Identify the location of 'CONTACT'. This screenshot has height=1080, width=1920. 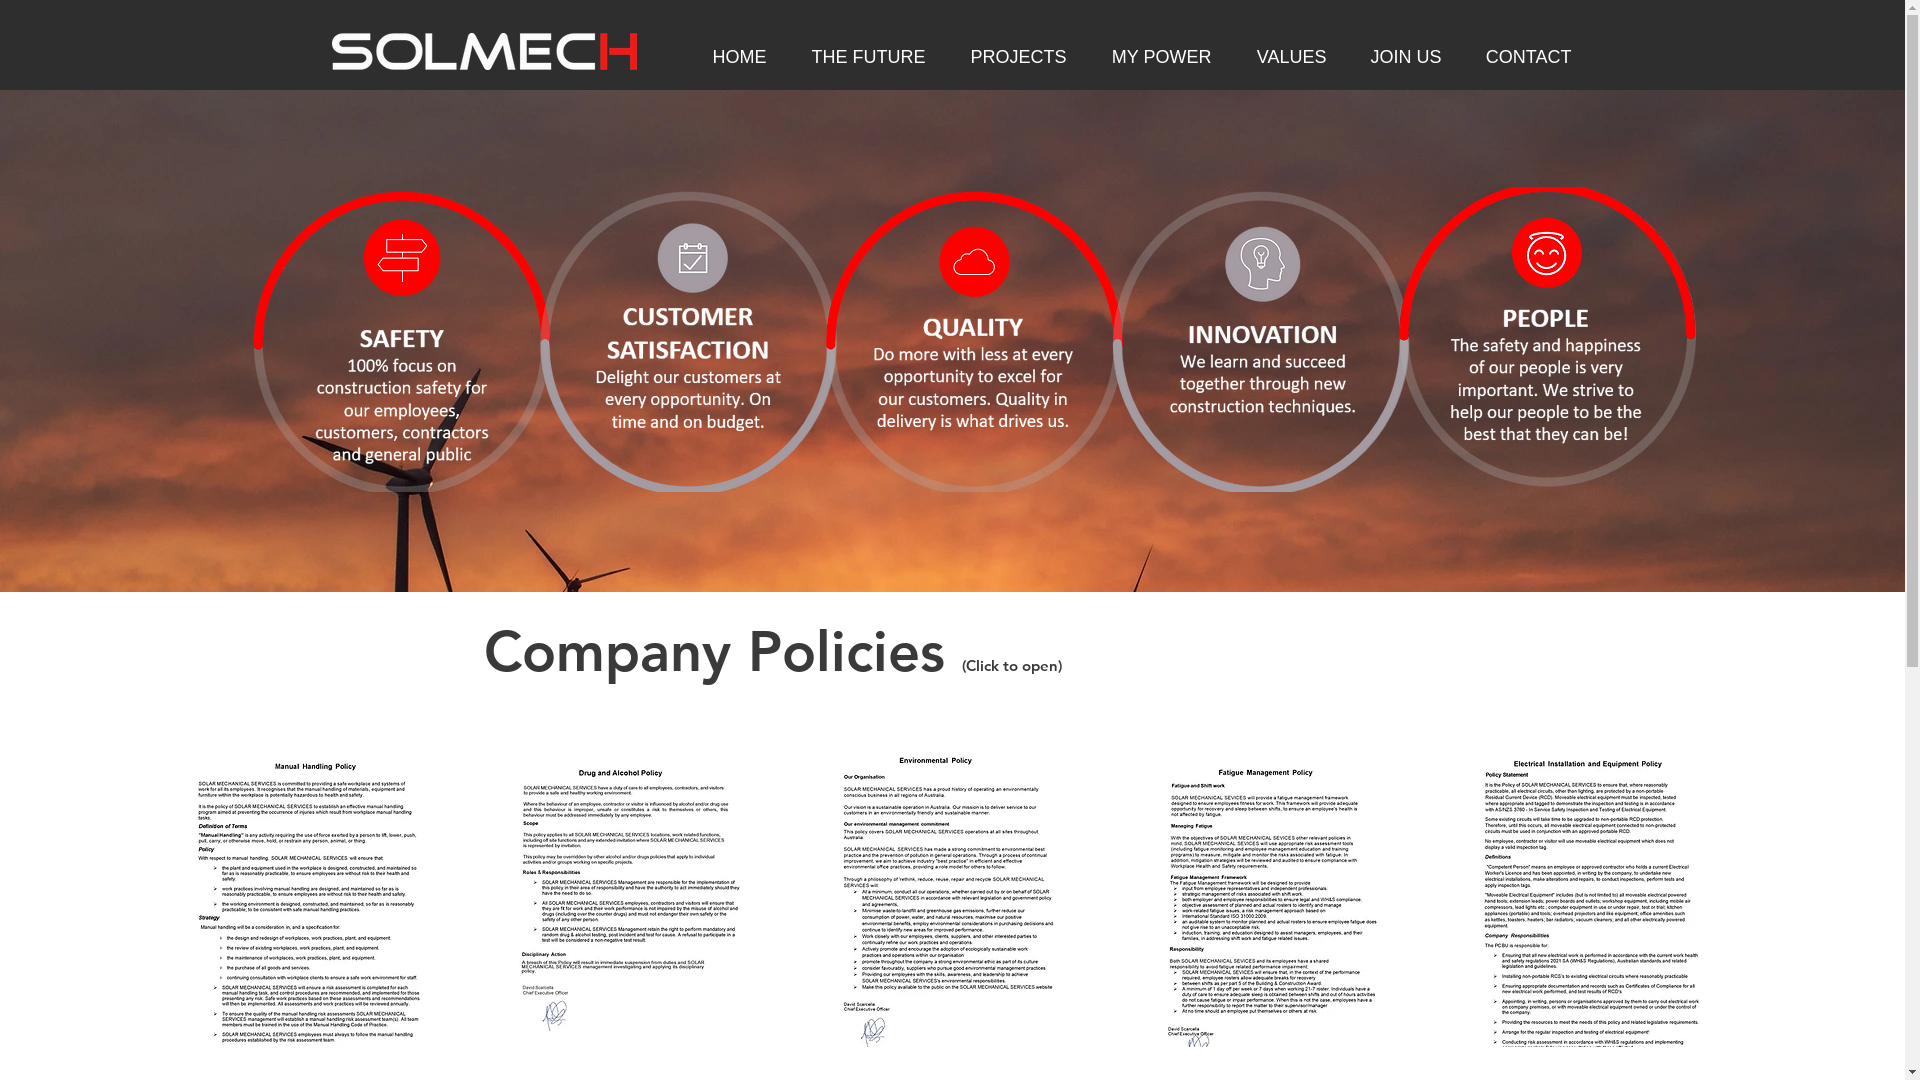
(1520, 56).